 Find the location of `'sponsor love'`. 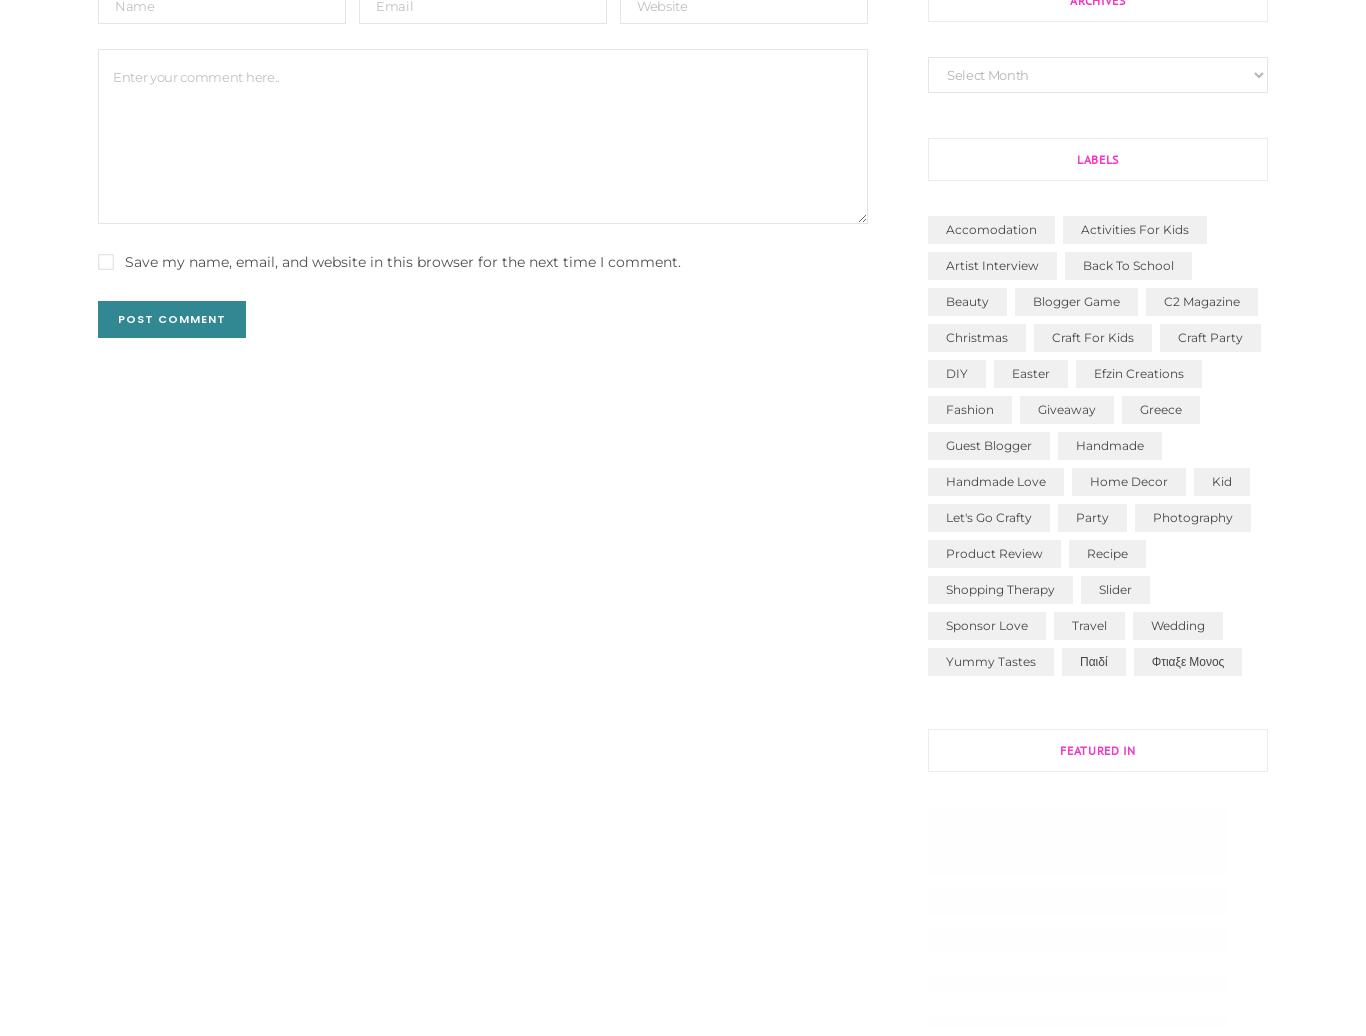

'sponsor love' is located at coordinates (986, 624).